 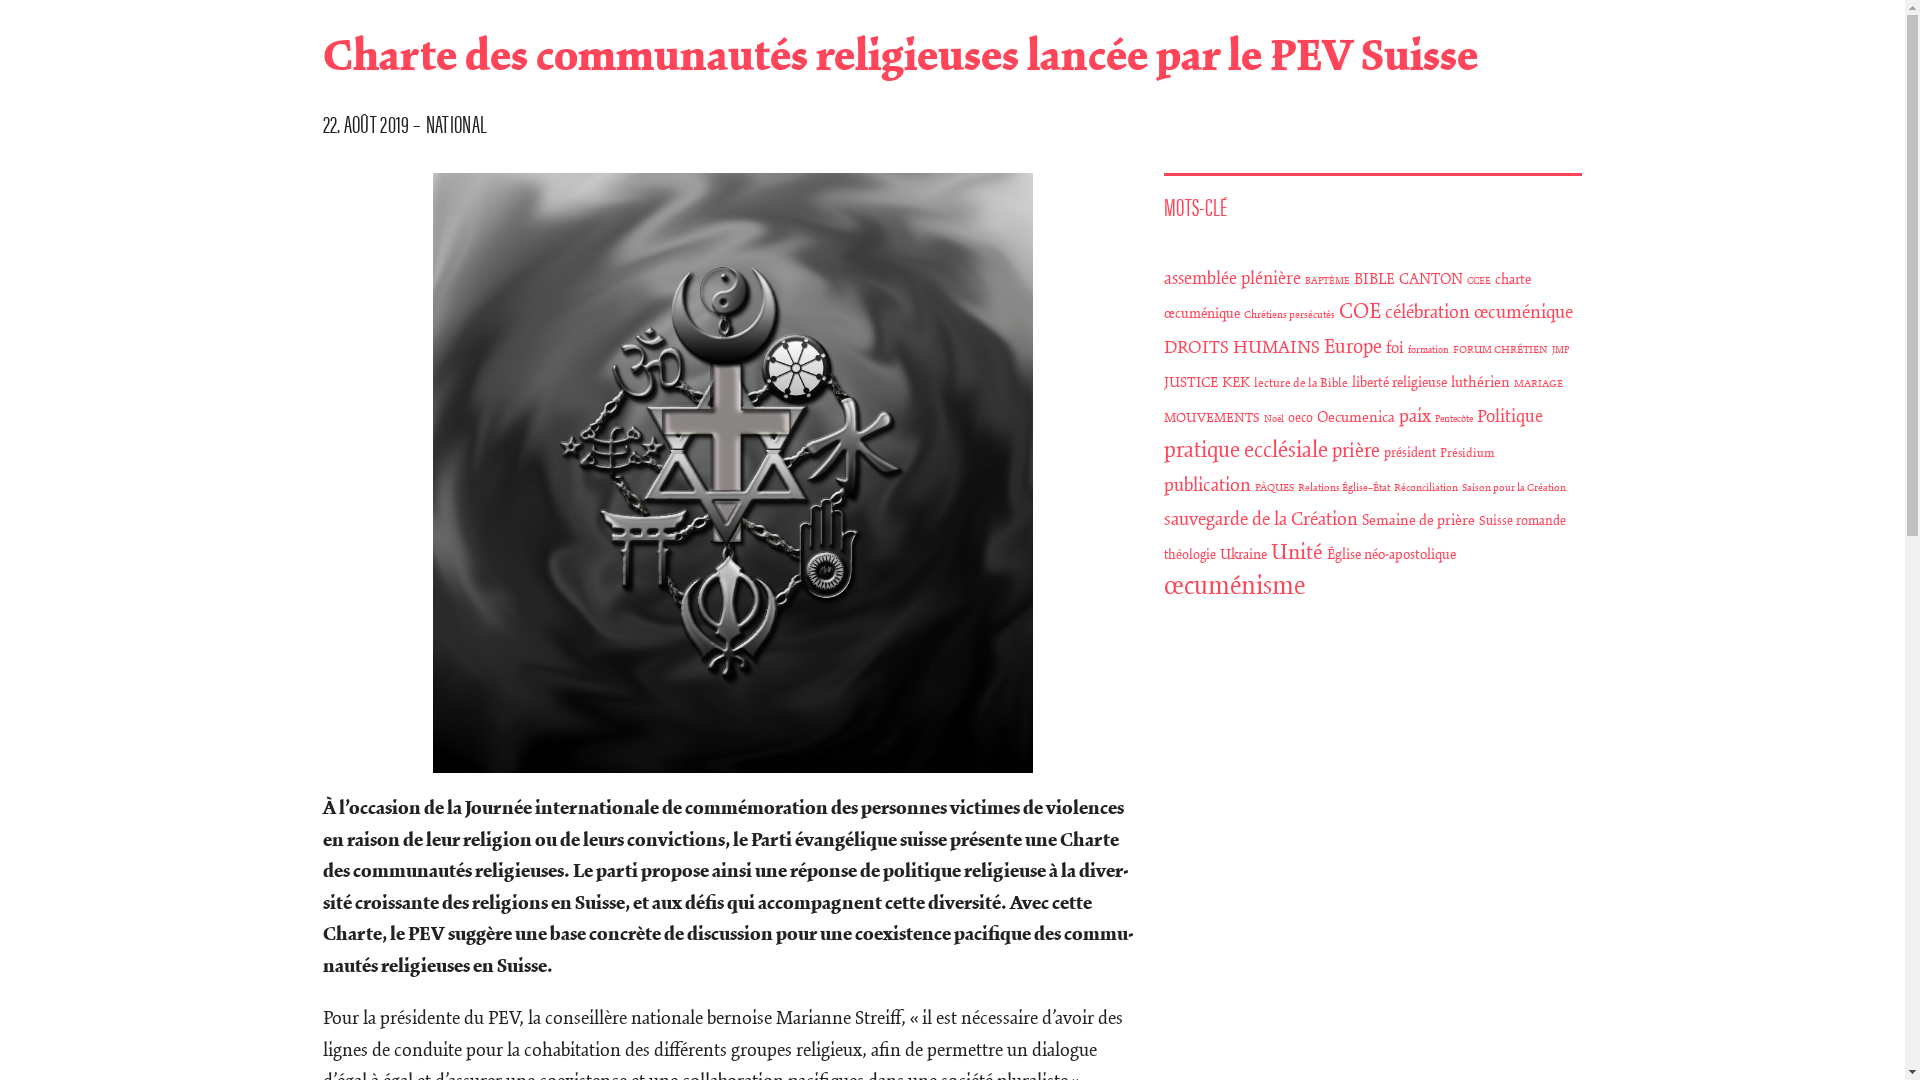 I want to click on 'Suisse romande', so click(x=1521, y=520).